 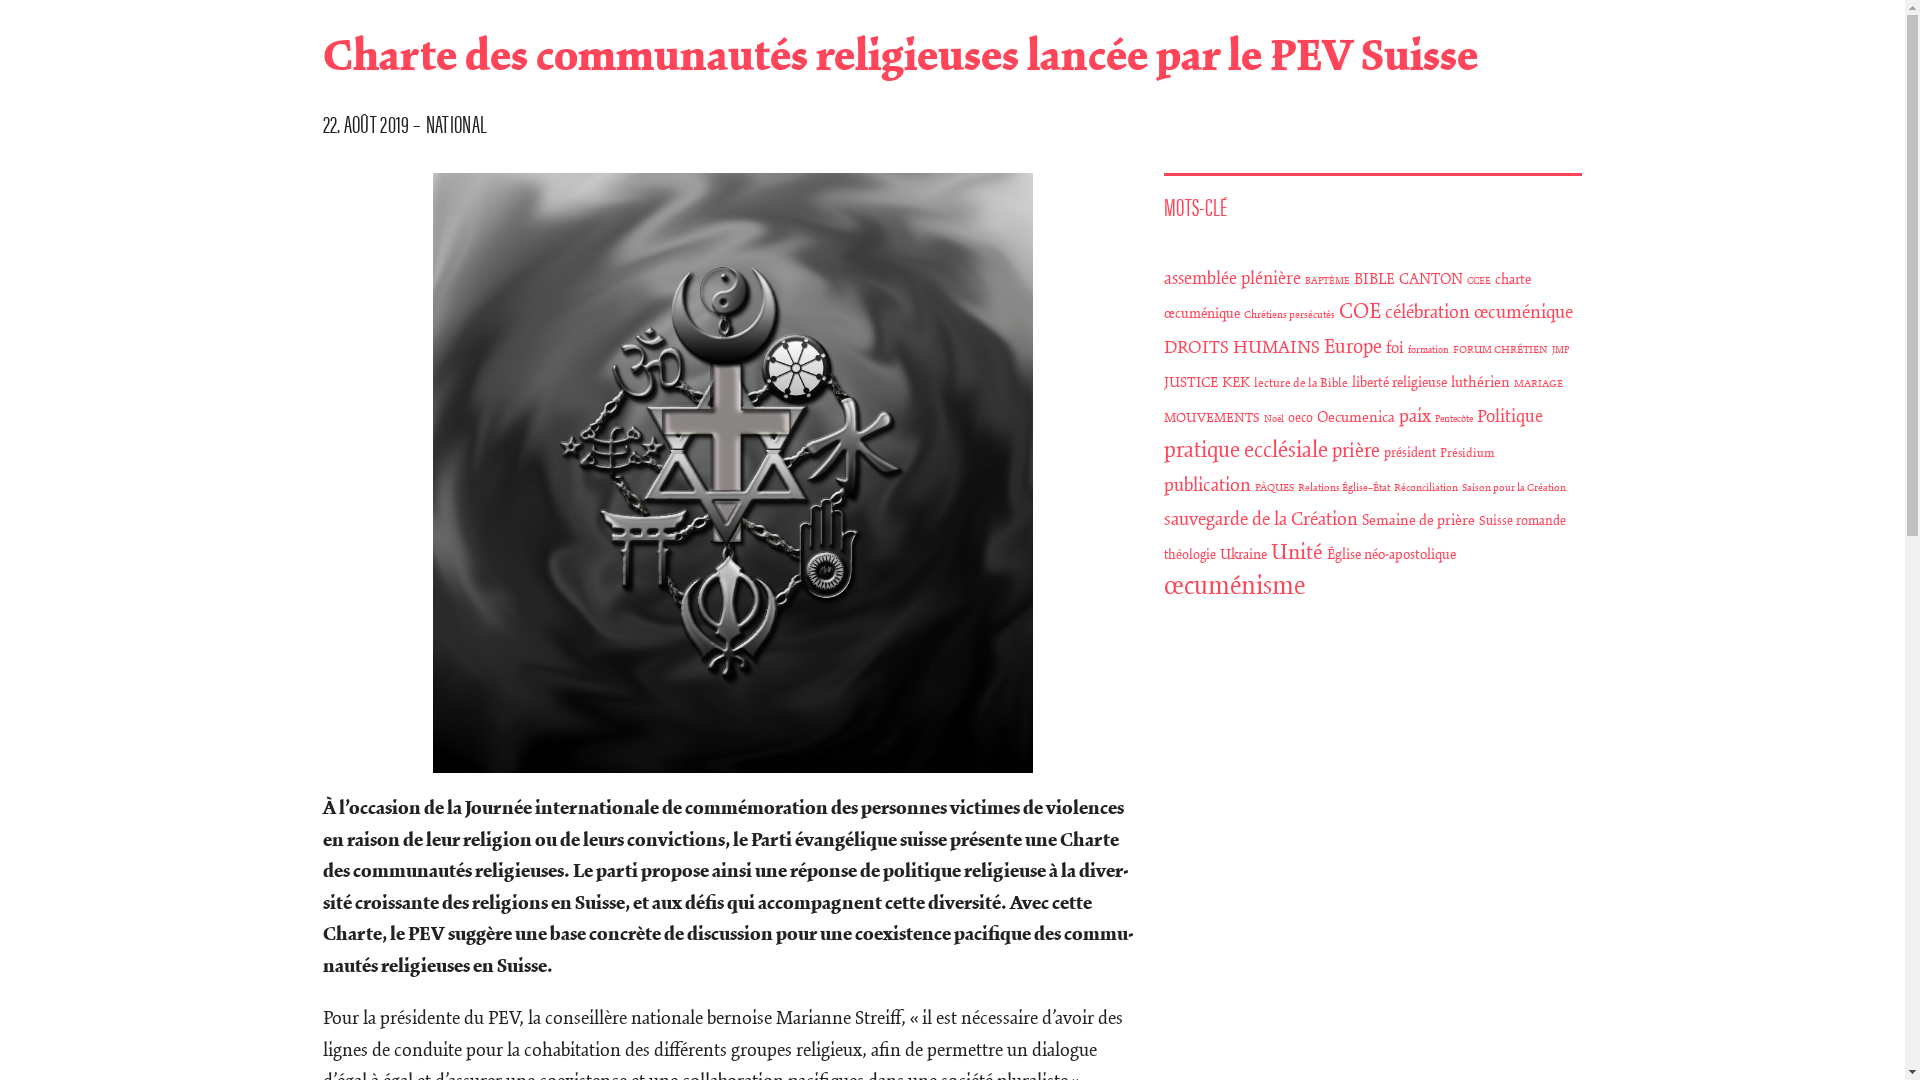 I want to click on 'Suisse romande', so click(x=1521, y=520).